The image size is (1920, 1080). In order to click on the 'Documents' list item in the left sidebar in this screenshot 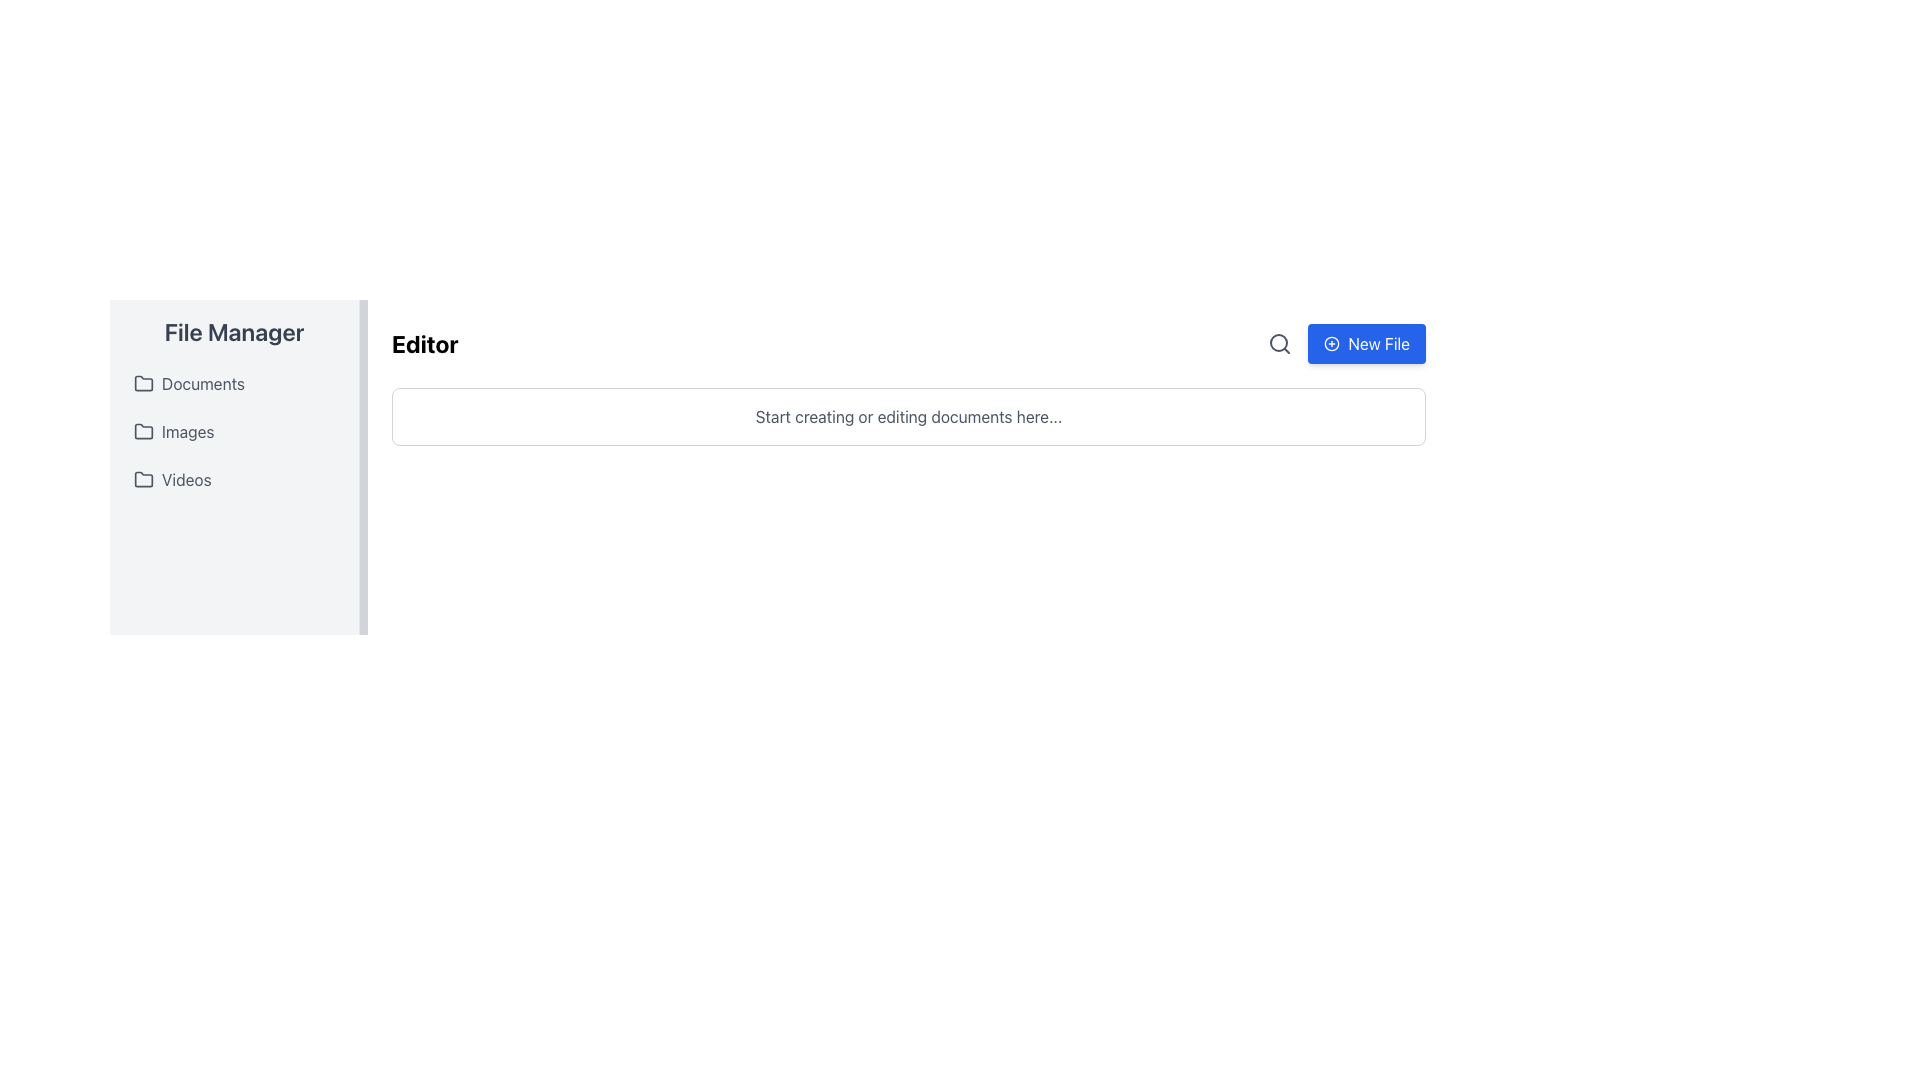, I will do `click(234, 384)`.